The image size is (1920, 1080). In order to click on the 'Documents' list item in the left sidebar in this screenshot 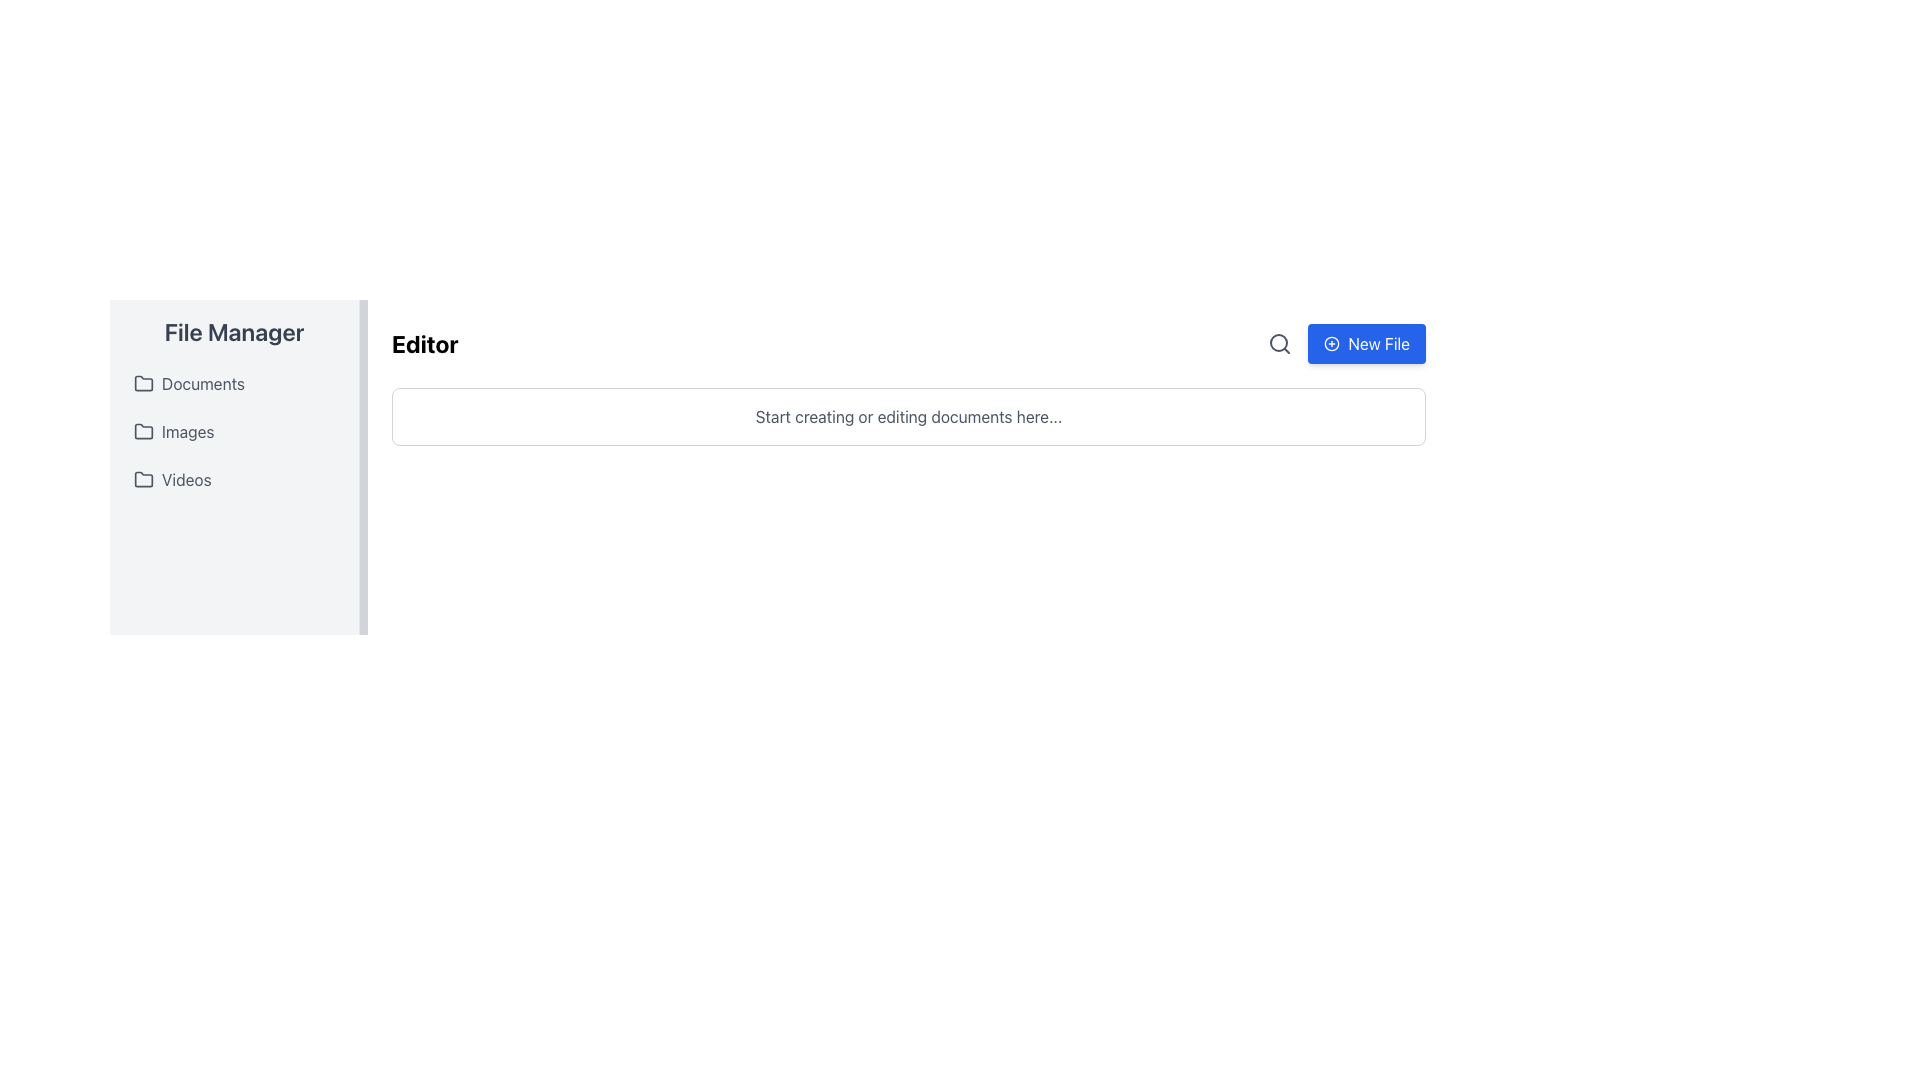, I will do `click(234, 384)`.